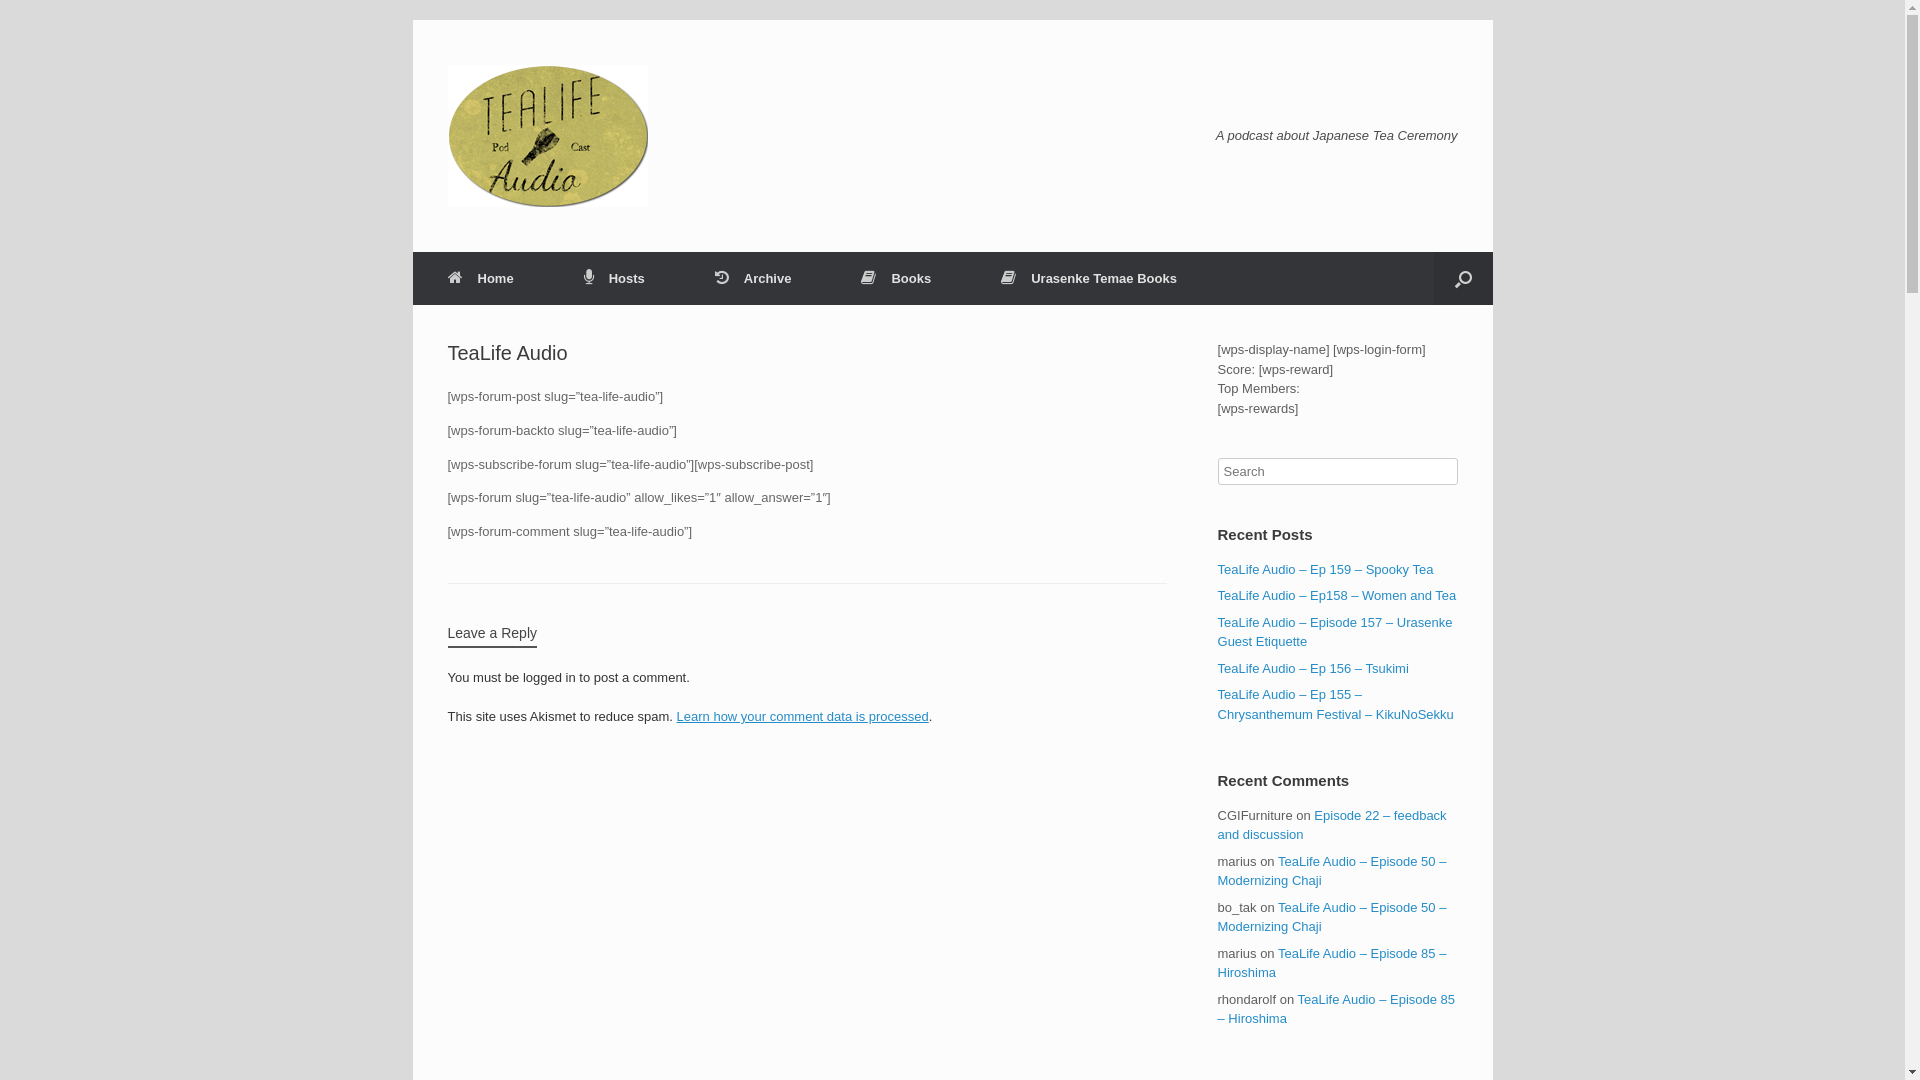  What do you see at coordinates (895, 278) in the screenshot?
I see `'Books'` at bounding box center [895, 278].